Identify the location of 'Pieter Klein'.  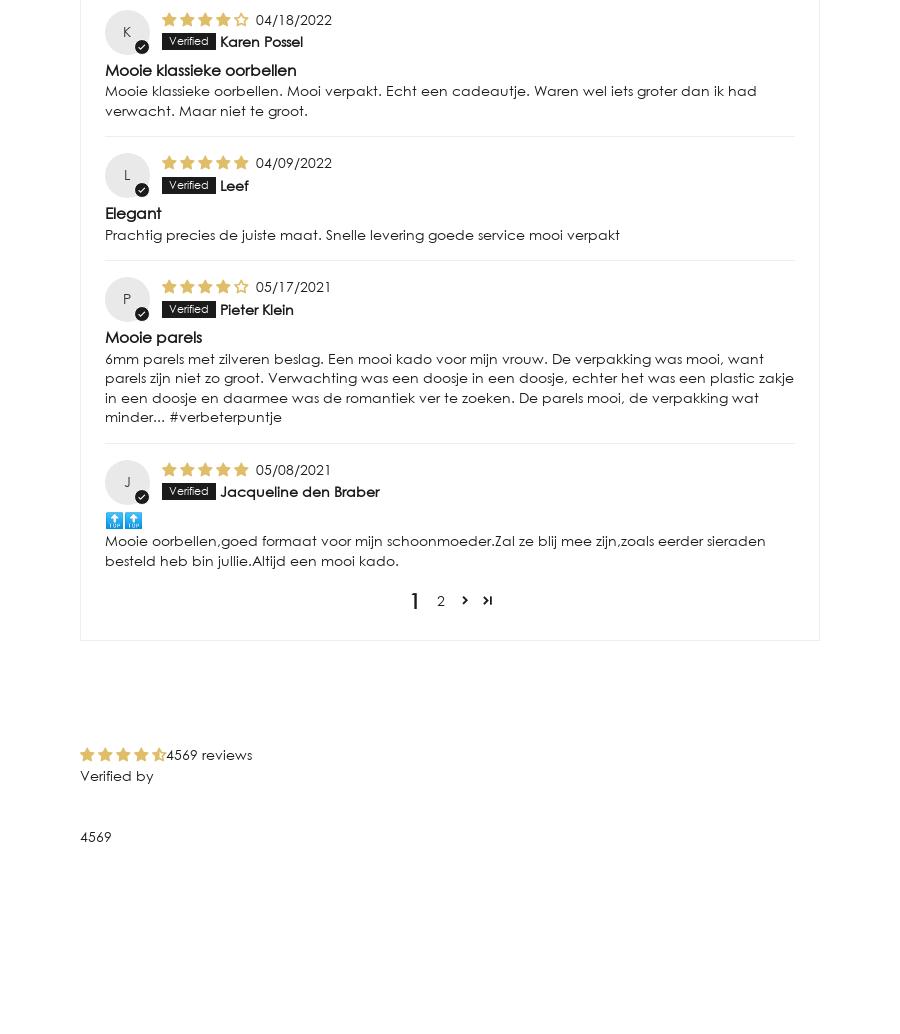
(254, 308).